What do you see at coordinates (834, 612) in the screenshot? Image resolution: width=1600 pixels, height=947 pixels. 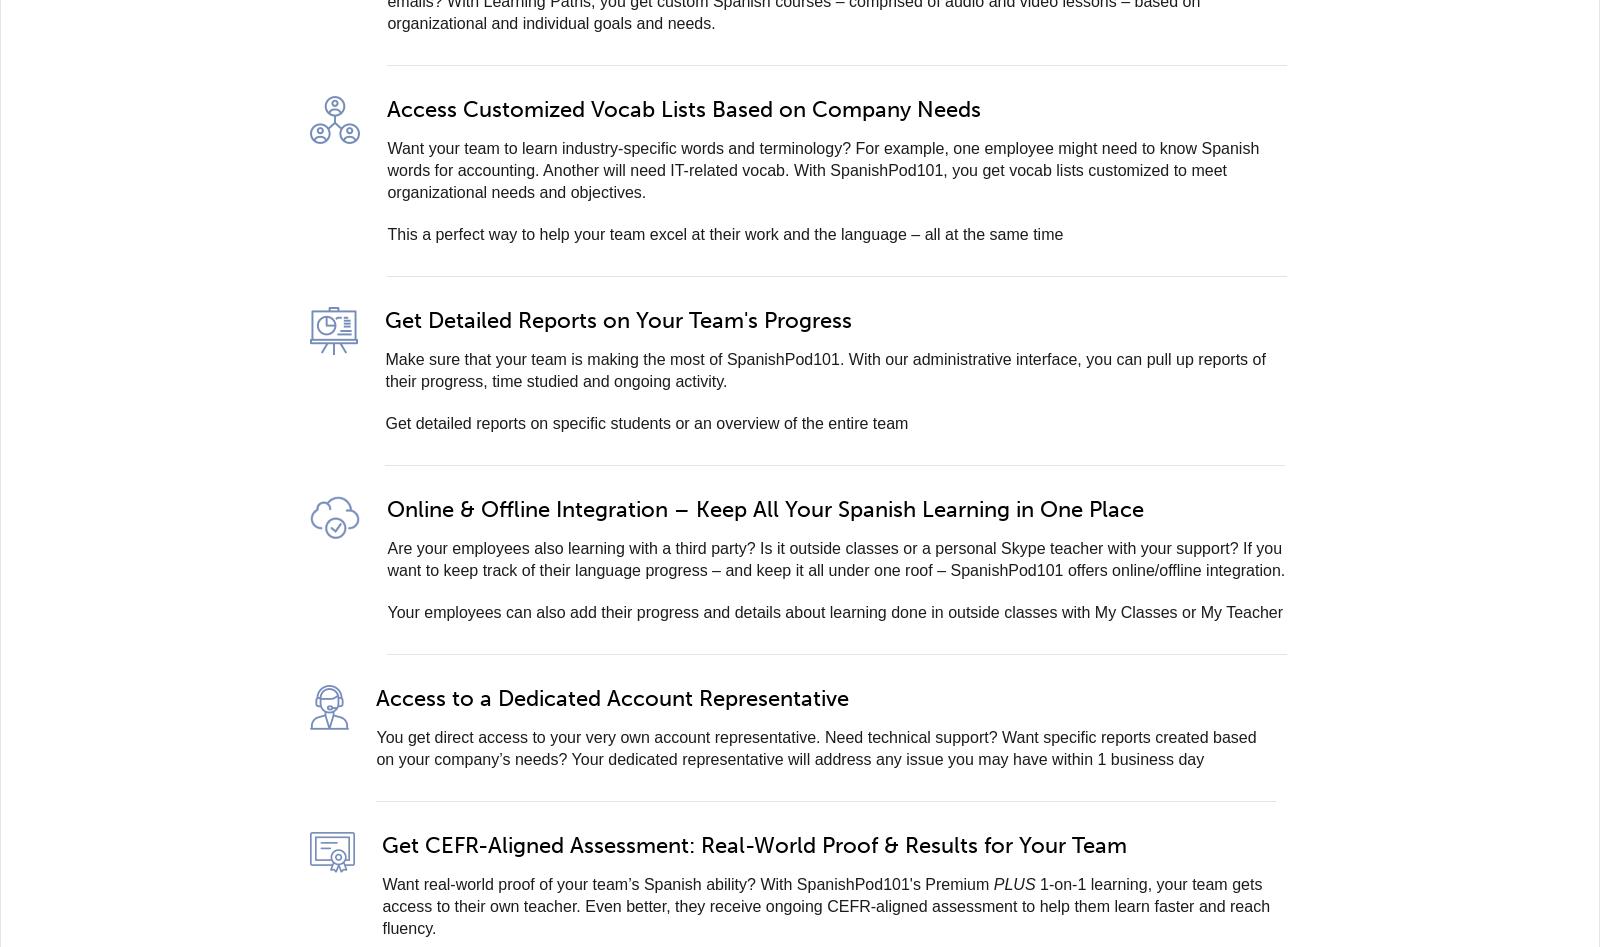 I see `'Your employees can also add their progress and details about learning done in outside classes with My Classes or My Teacher'` at bounding box center [834, 612].